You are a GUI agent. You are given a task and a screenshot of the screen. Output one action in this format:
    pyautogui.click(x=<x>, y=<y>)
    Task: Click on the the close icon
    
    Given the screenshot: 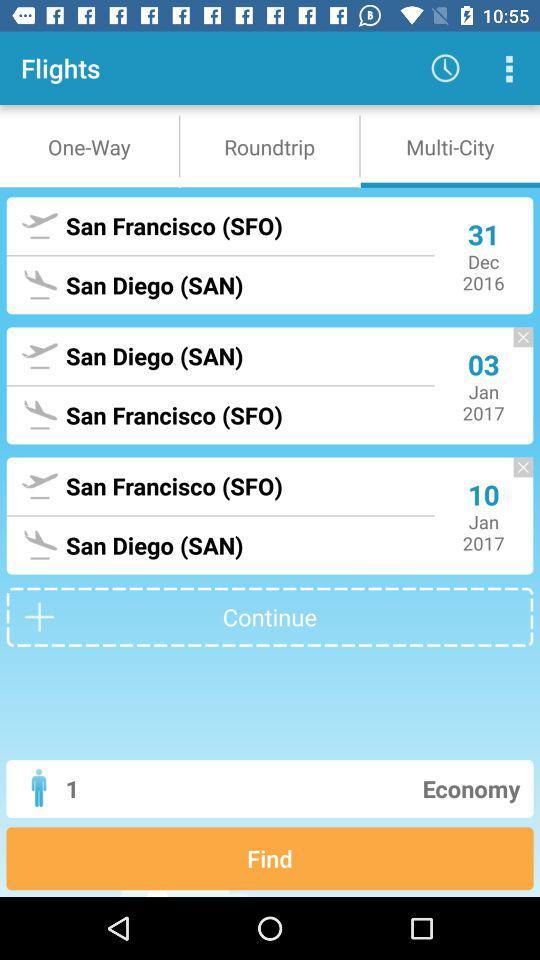 What is the action you would take?
    pyautogui.click(x=513, y=347)
    